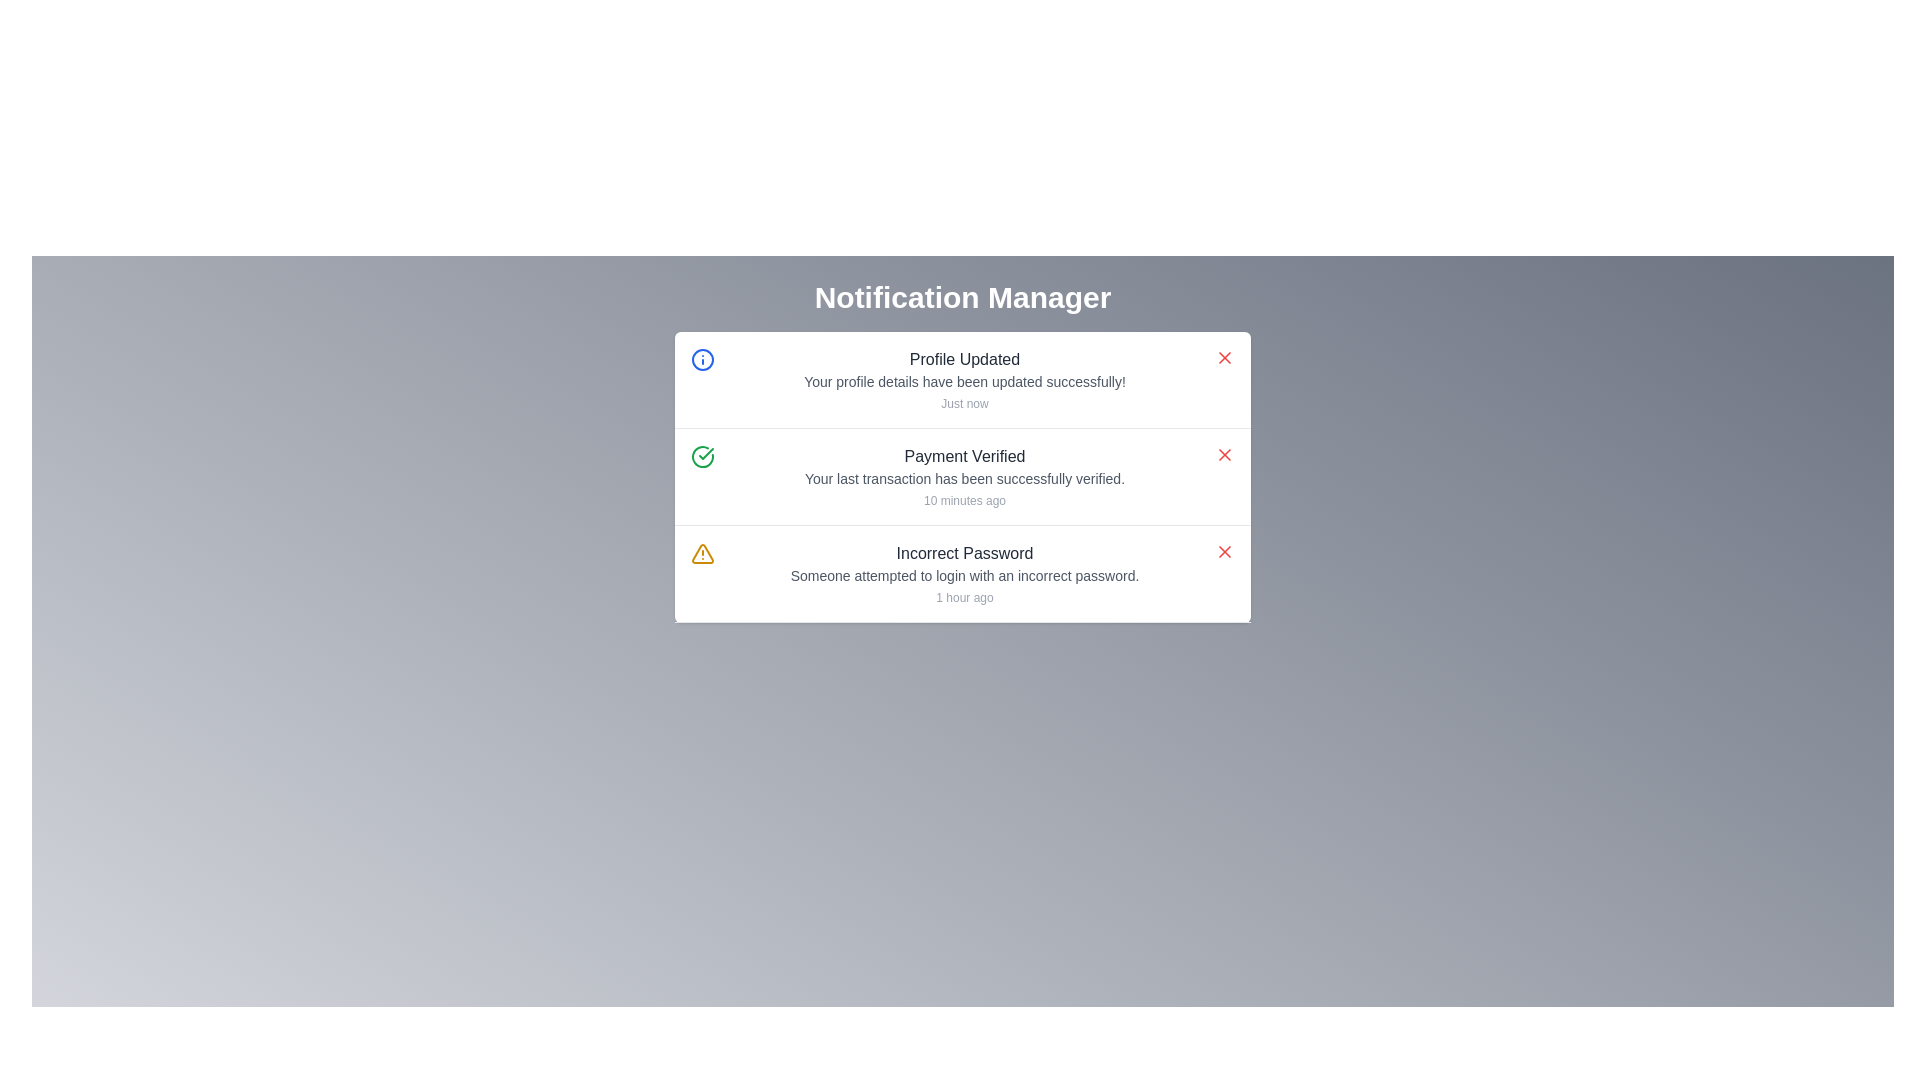 The width and height of the screenshot is (1920, 1080). I want to click on the text label displaying '1 hour ago', which is located below the main notification about incorrect password attempts in the notification card section, so click(964, 596).